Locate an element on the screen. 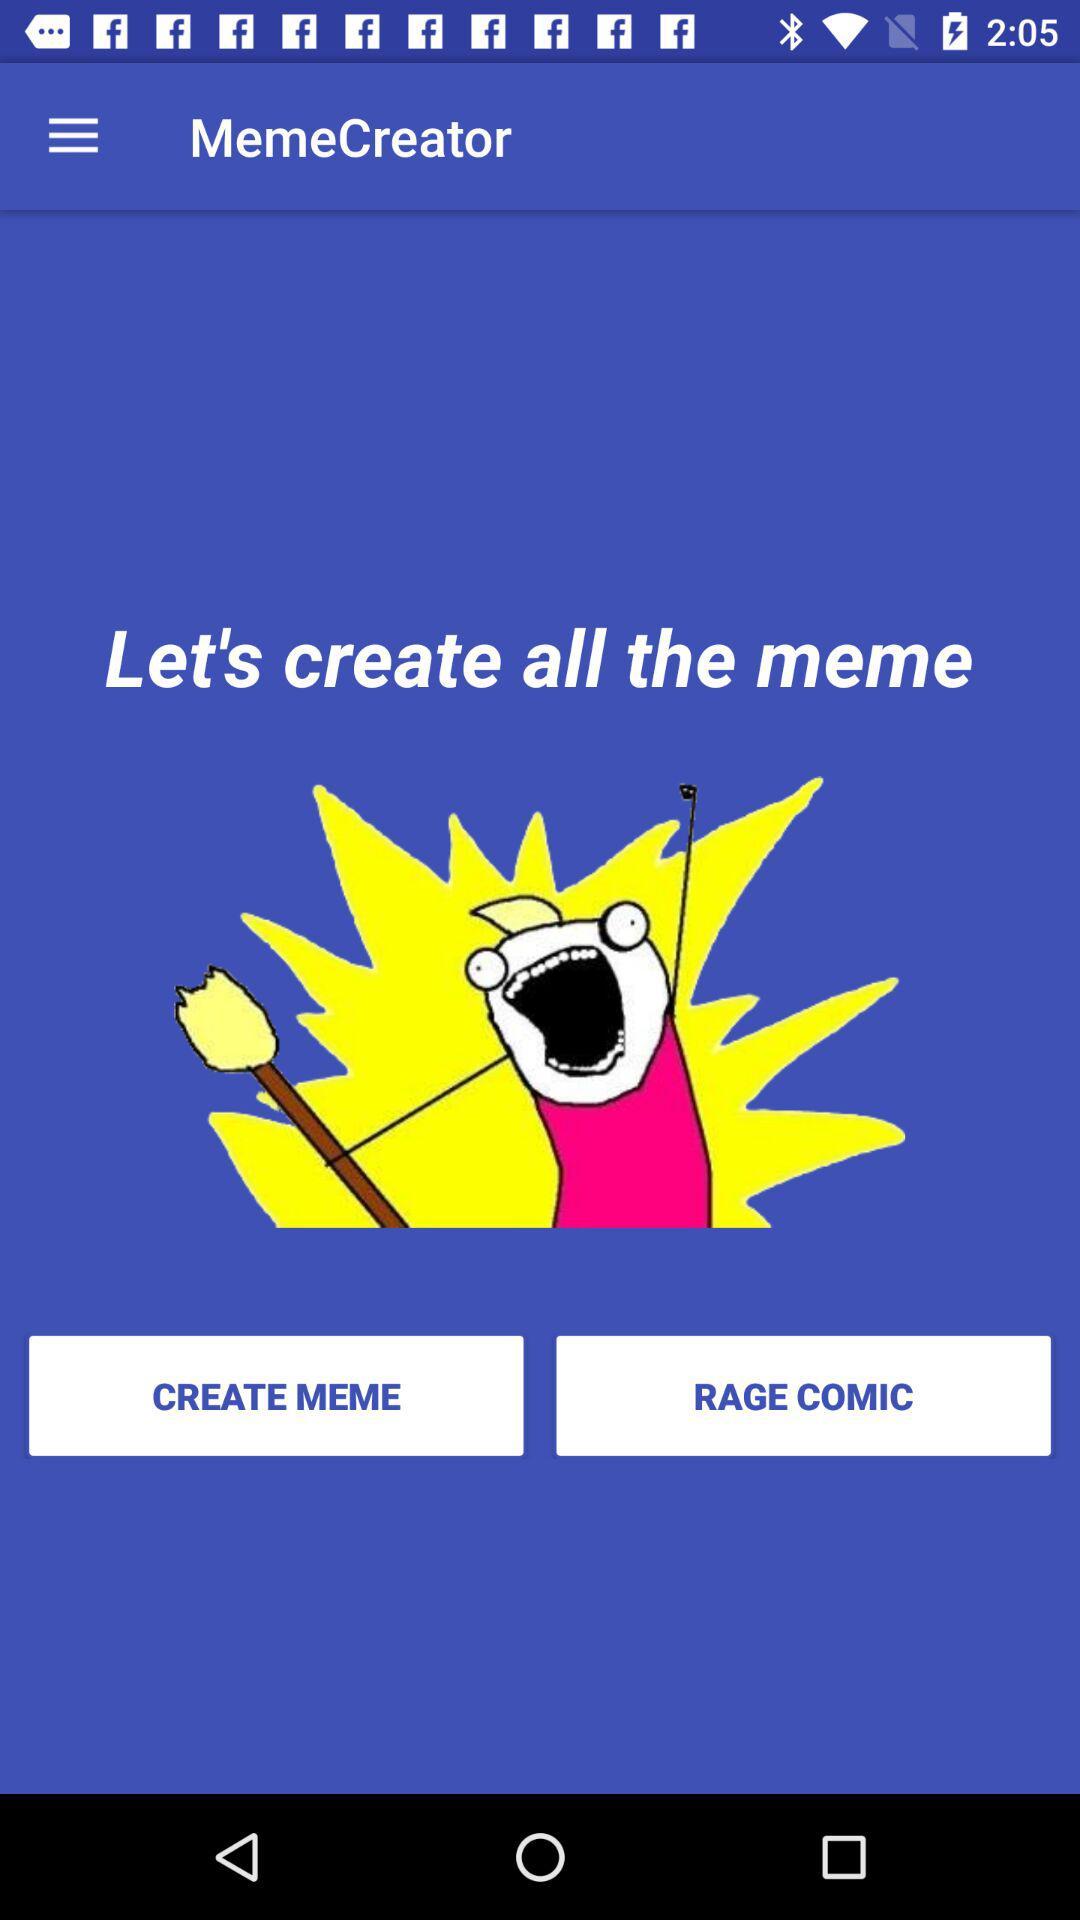  item to the left of the memecreator item is located at coordinates (72, 135).